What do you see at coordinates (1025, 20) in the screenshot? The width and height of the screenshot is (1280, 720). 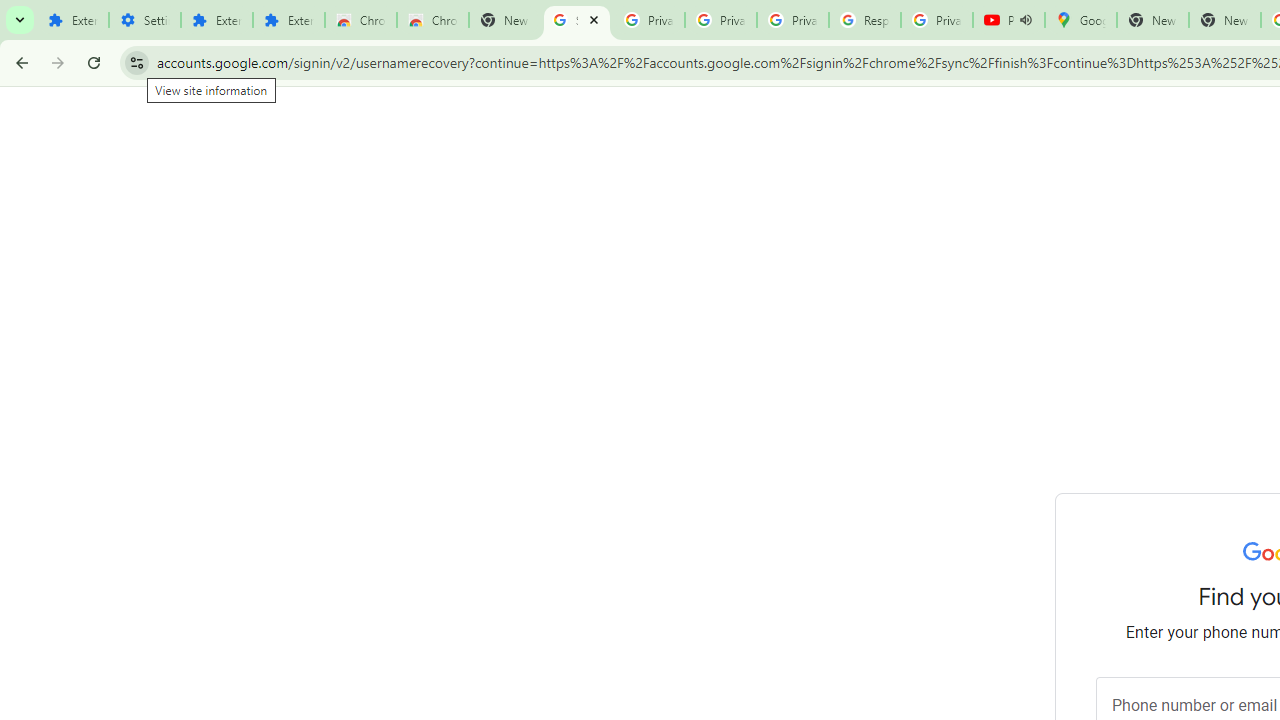 I see `'Mute tab'` at bounding box center [1025, 20].